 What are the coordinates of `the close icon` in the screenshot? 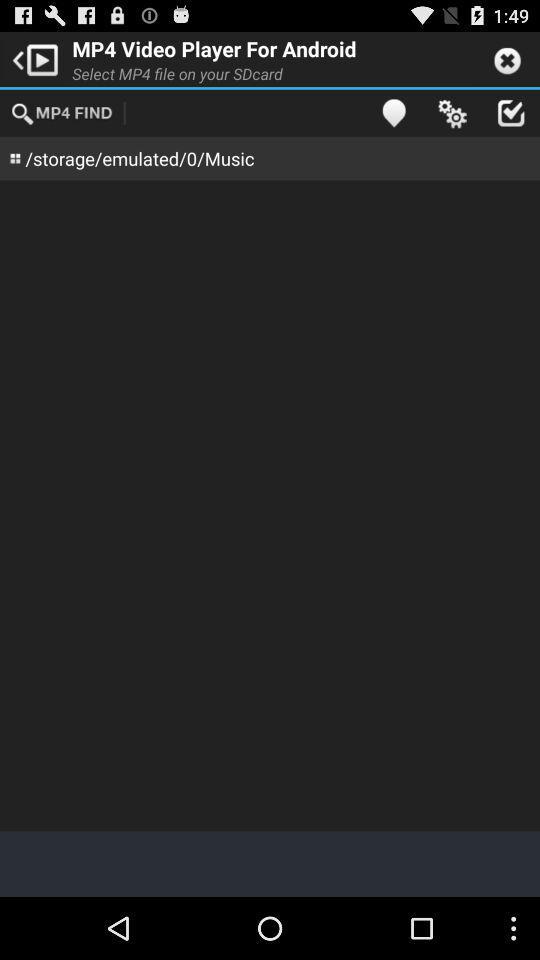 It's located at (507, 62).